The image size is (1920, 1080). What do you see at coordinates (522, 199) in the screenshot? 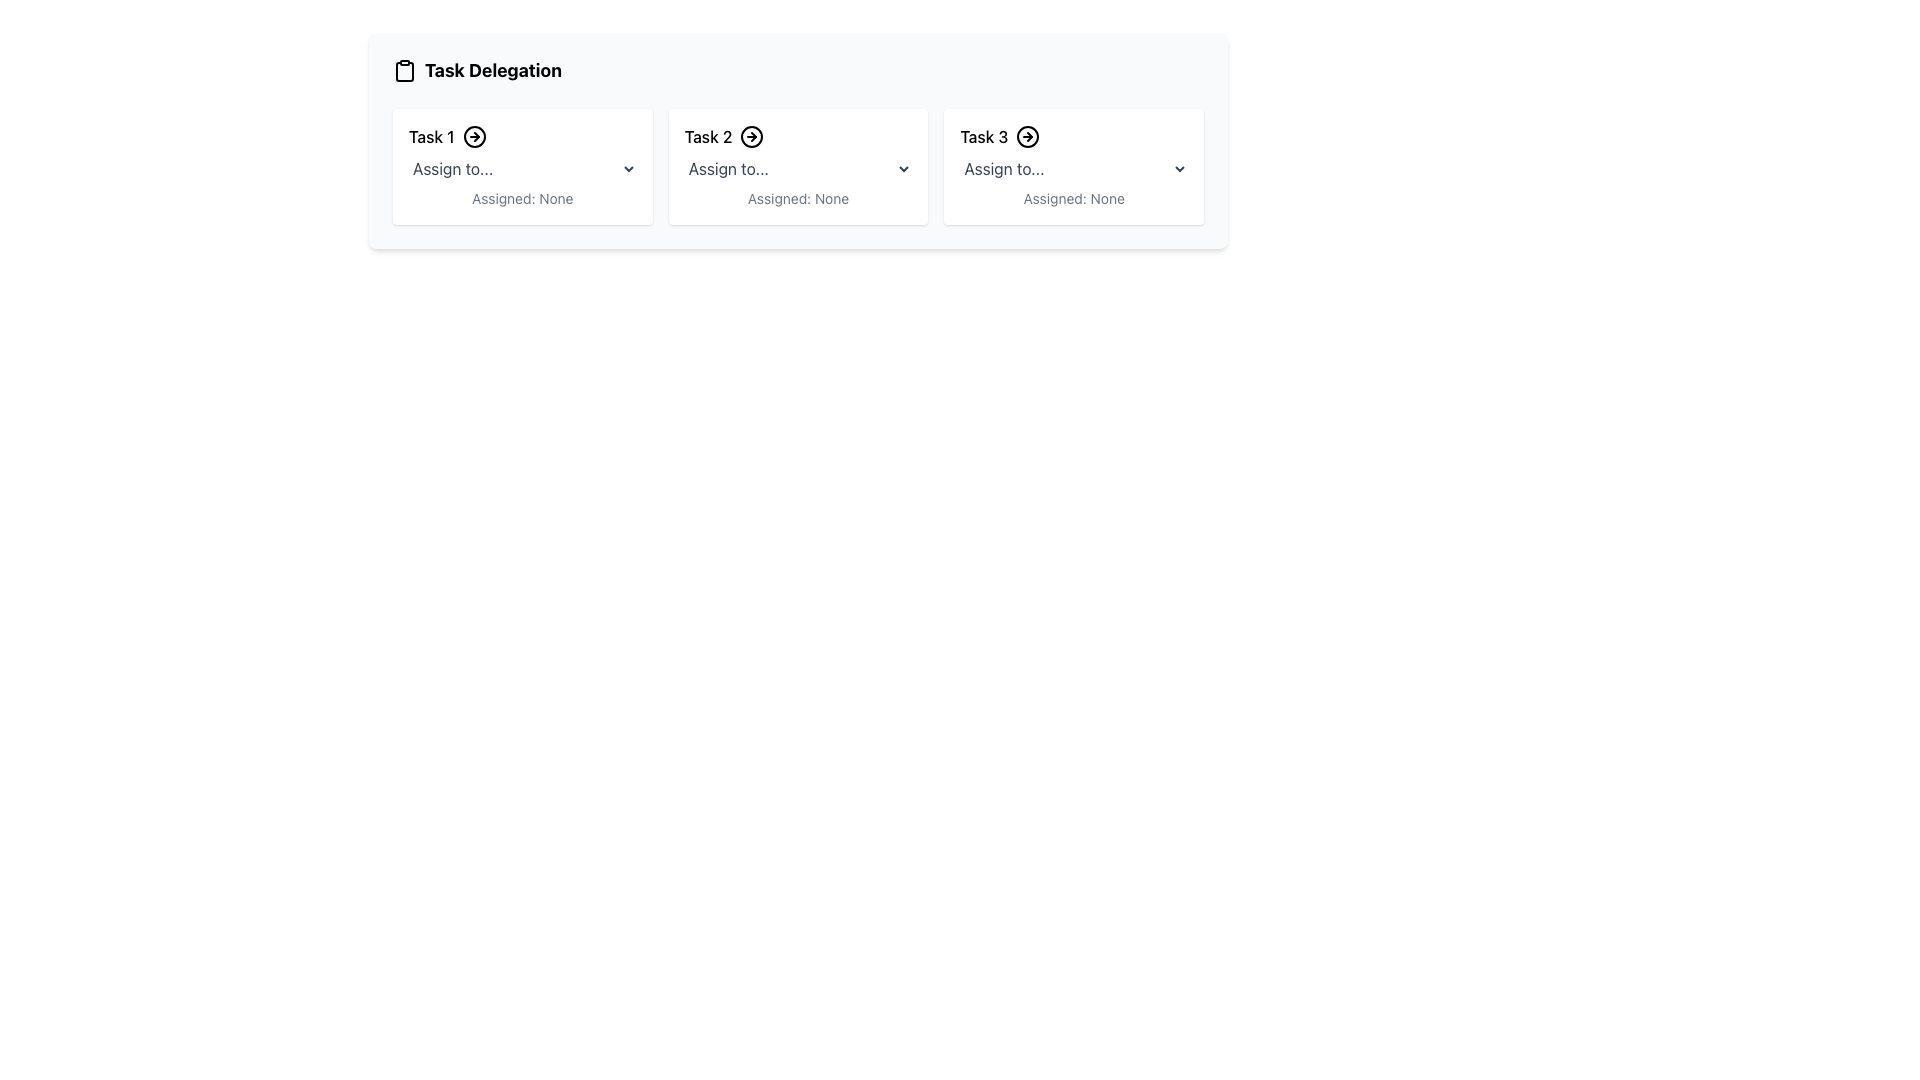
I see `the text label displaying 'Assigned: None', which is styled in a small, gray font, located below the 'Assign to...' dropdown menu in the 'Task 1' card` at bounding box center [522, 199].